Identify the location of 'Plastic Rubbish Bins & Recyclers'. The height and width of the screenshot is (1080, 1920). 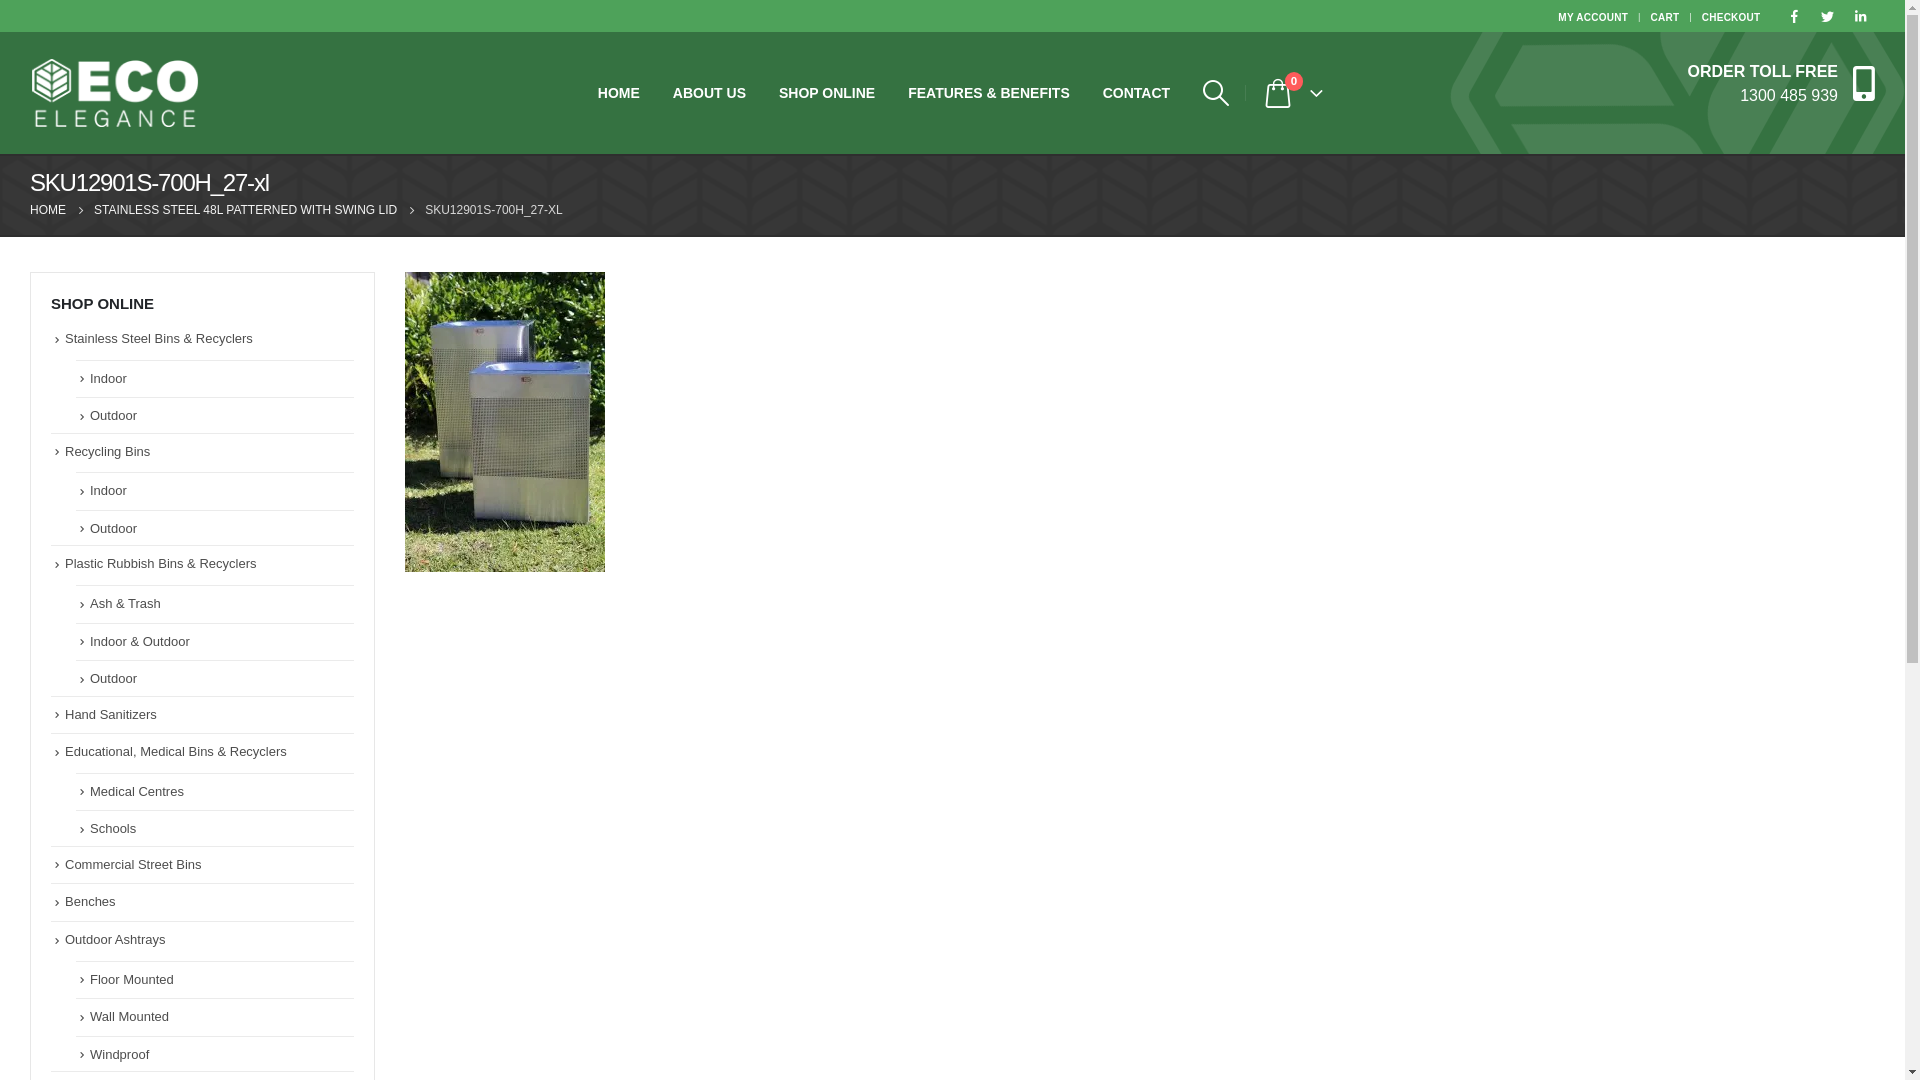
(160, 563).